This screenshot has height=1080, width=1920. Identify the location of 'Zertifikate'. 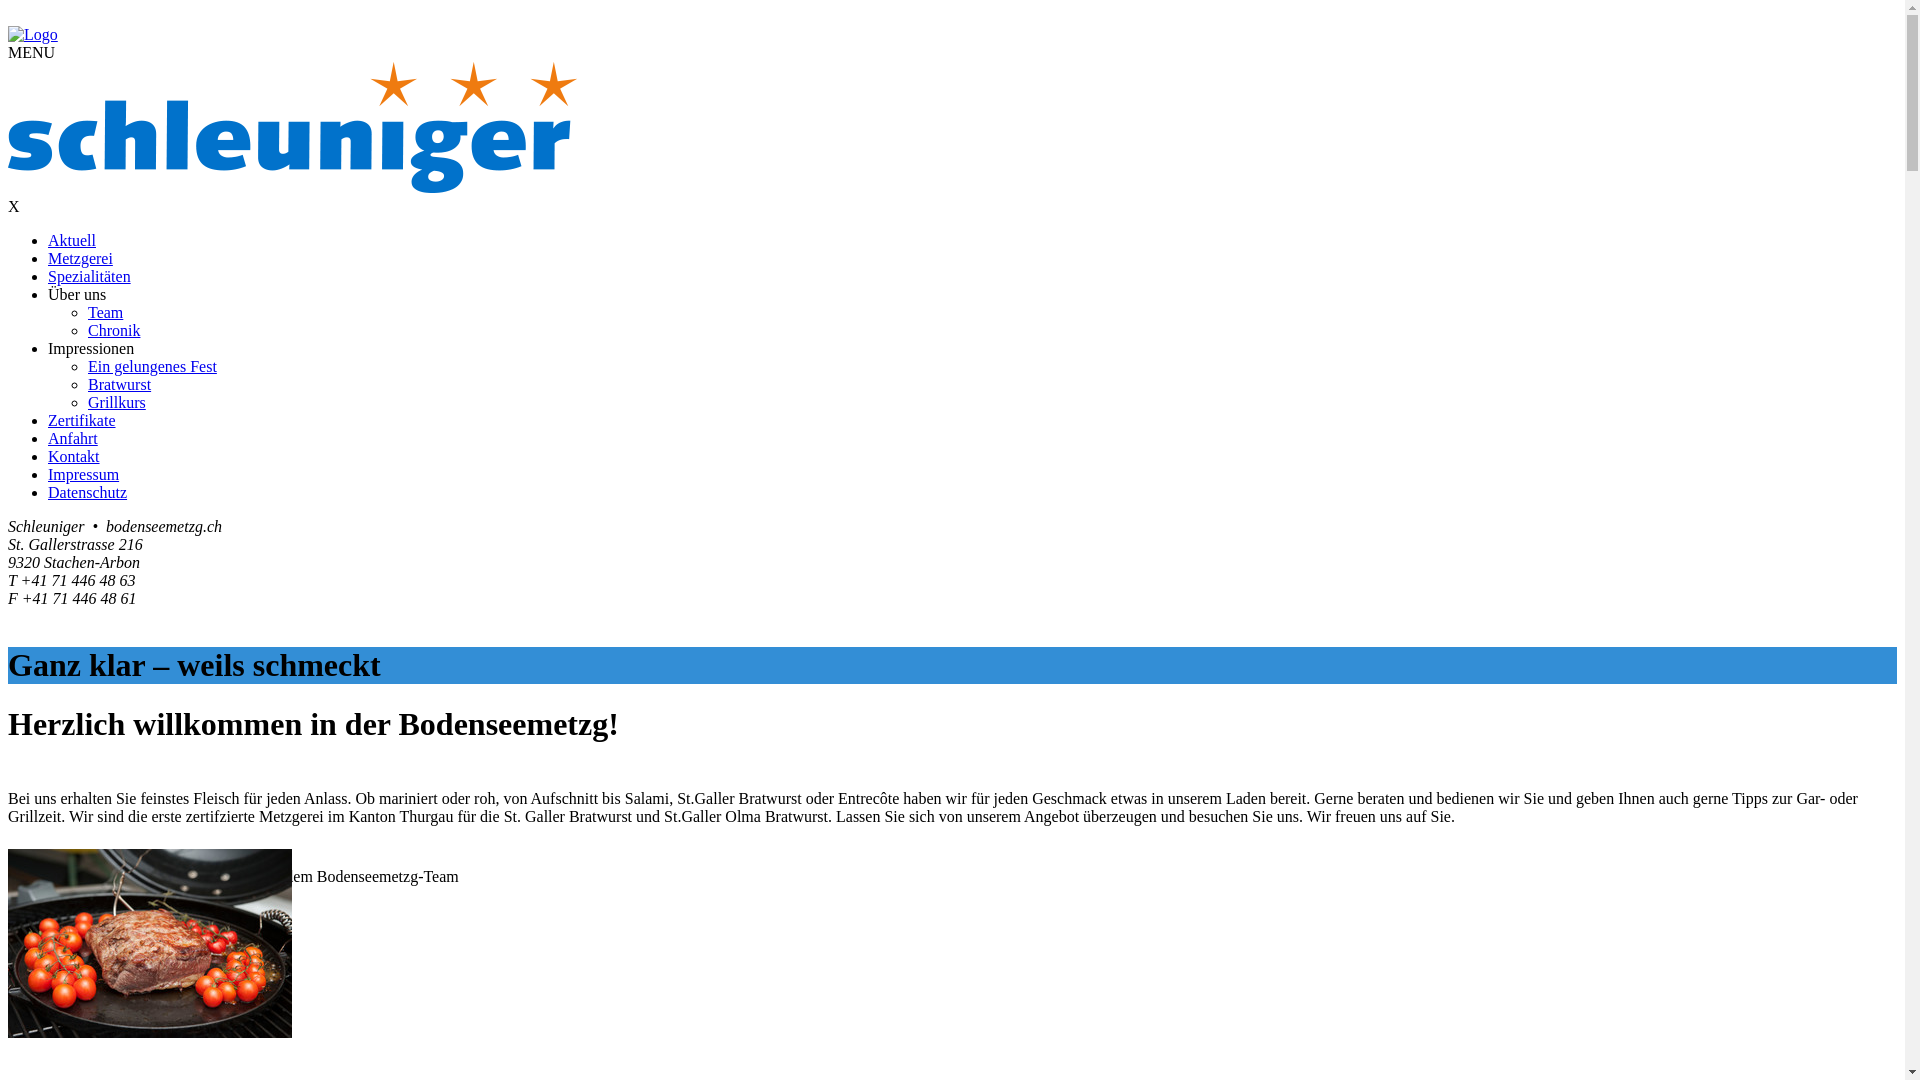
(48, 419).